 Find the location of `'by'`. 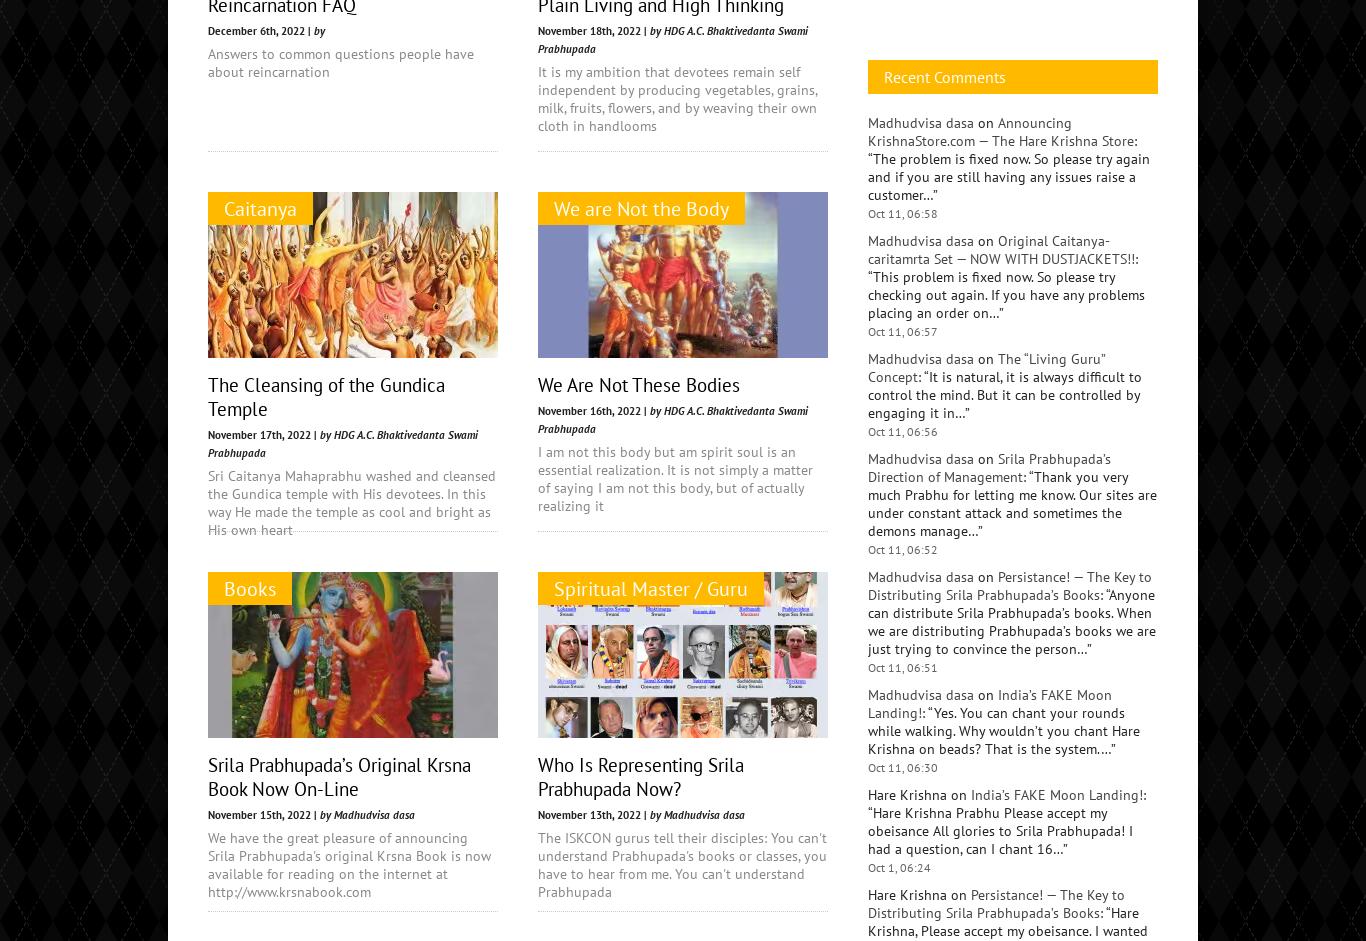

'by' is located at coordinates (319, 30).